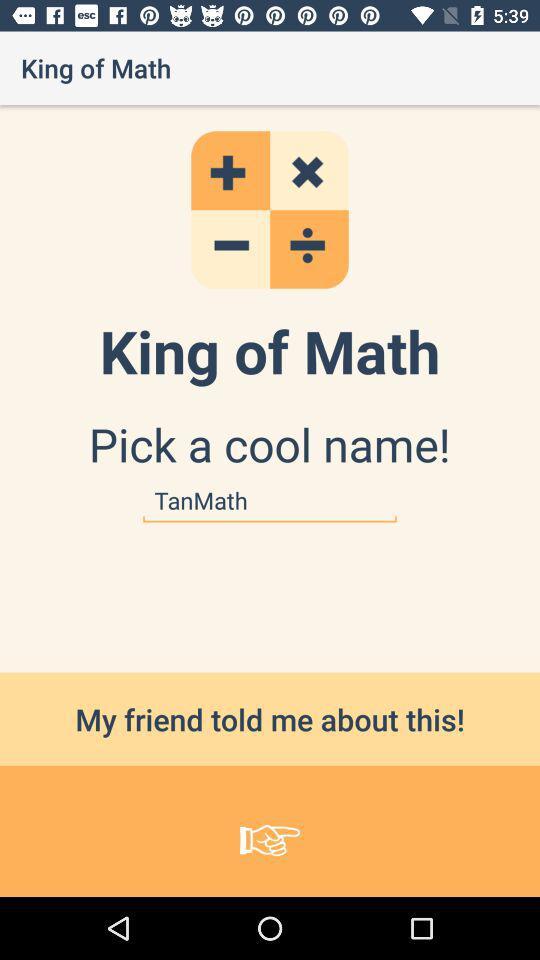  What do you see at coordinates (270, 831) in the screenshot?
I see `icon below my friend told item` at bounding box center [270, 831].